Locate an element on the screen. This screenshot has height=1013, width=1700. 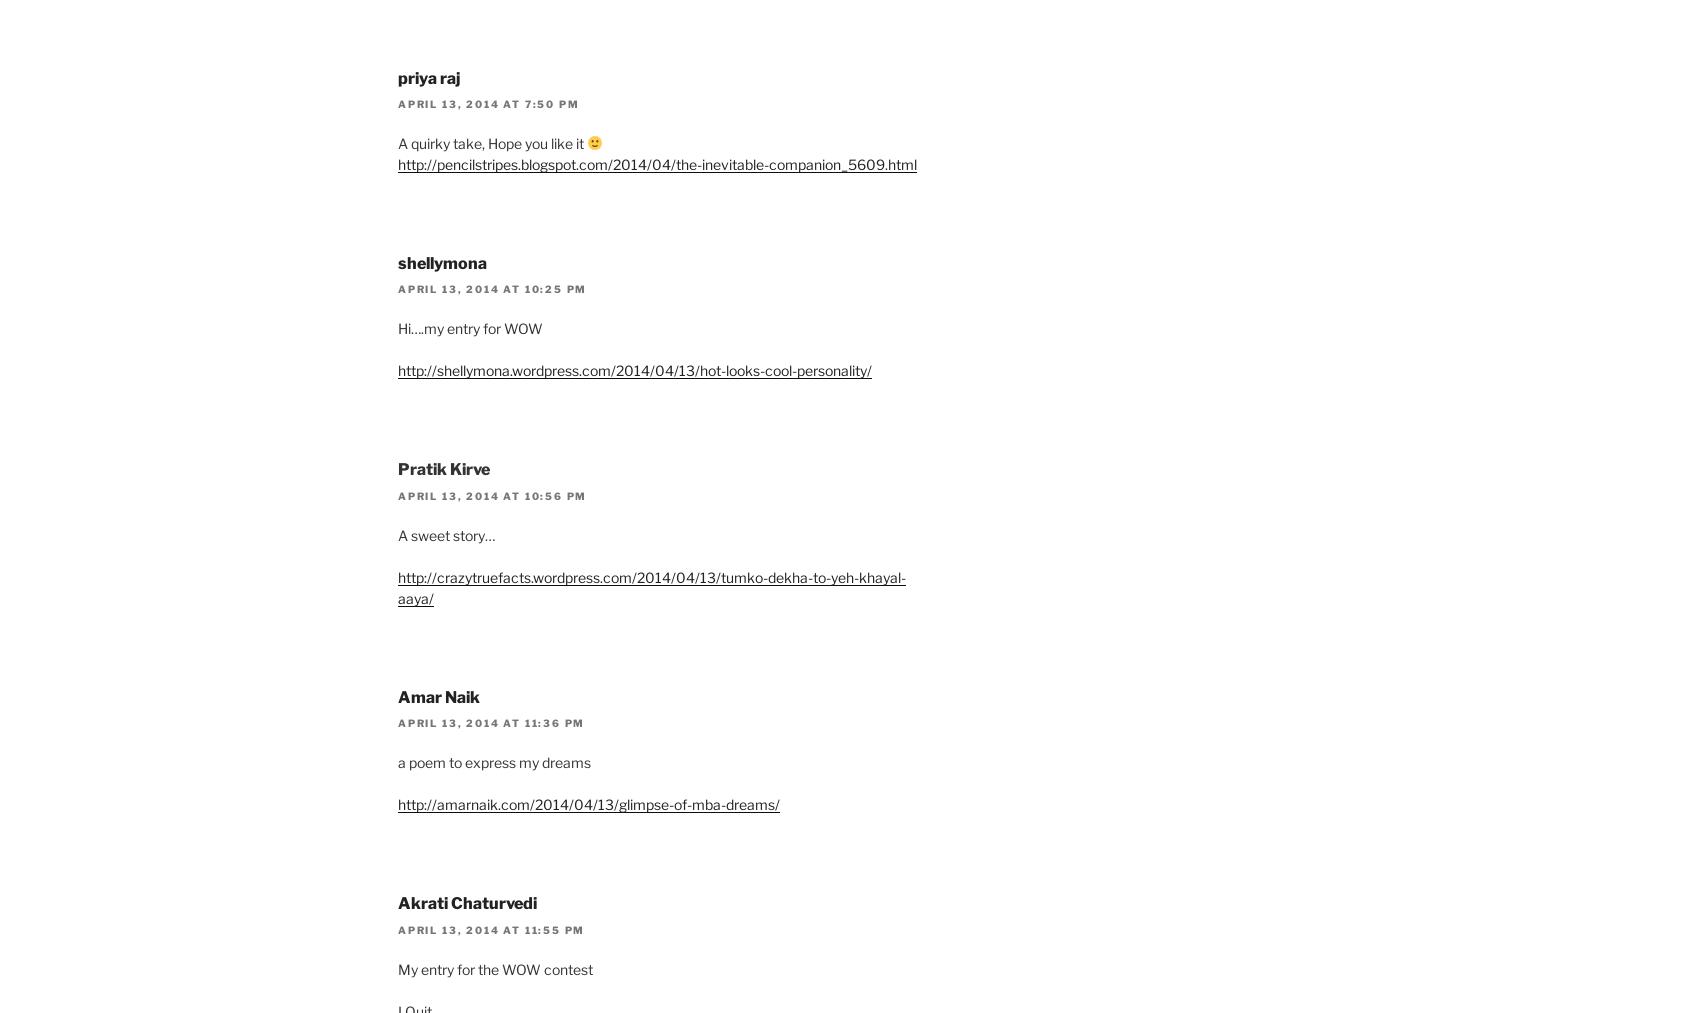
'http://crazytruefacts.wordpress.com/2014/04/13/tumko-dekha-to-yeh-khayal-aaya/' is located at coordinates (651, 587).